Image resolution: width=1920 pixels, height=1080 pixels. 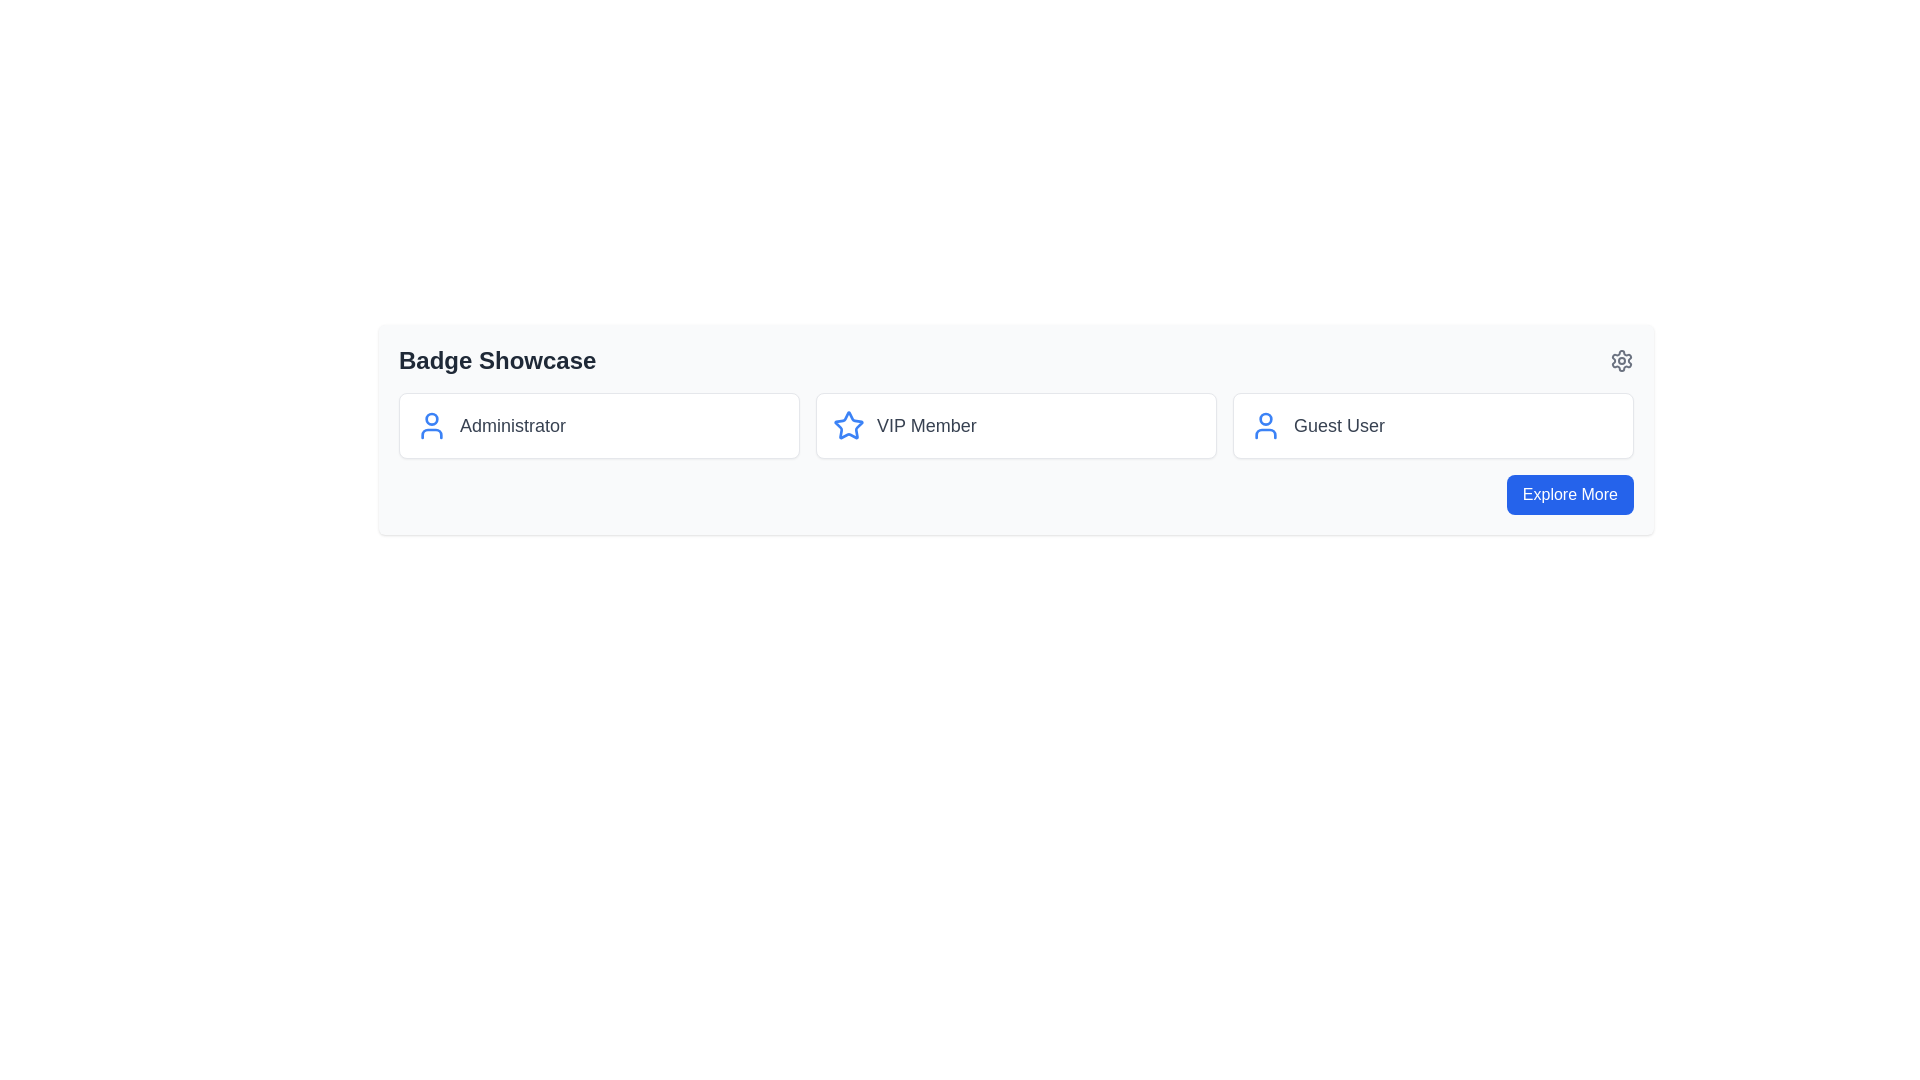 I want to click on the cog-shaped icon button located at the top-right corner of the component group, so click(x=1622, y=361).